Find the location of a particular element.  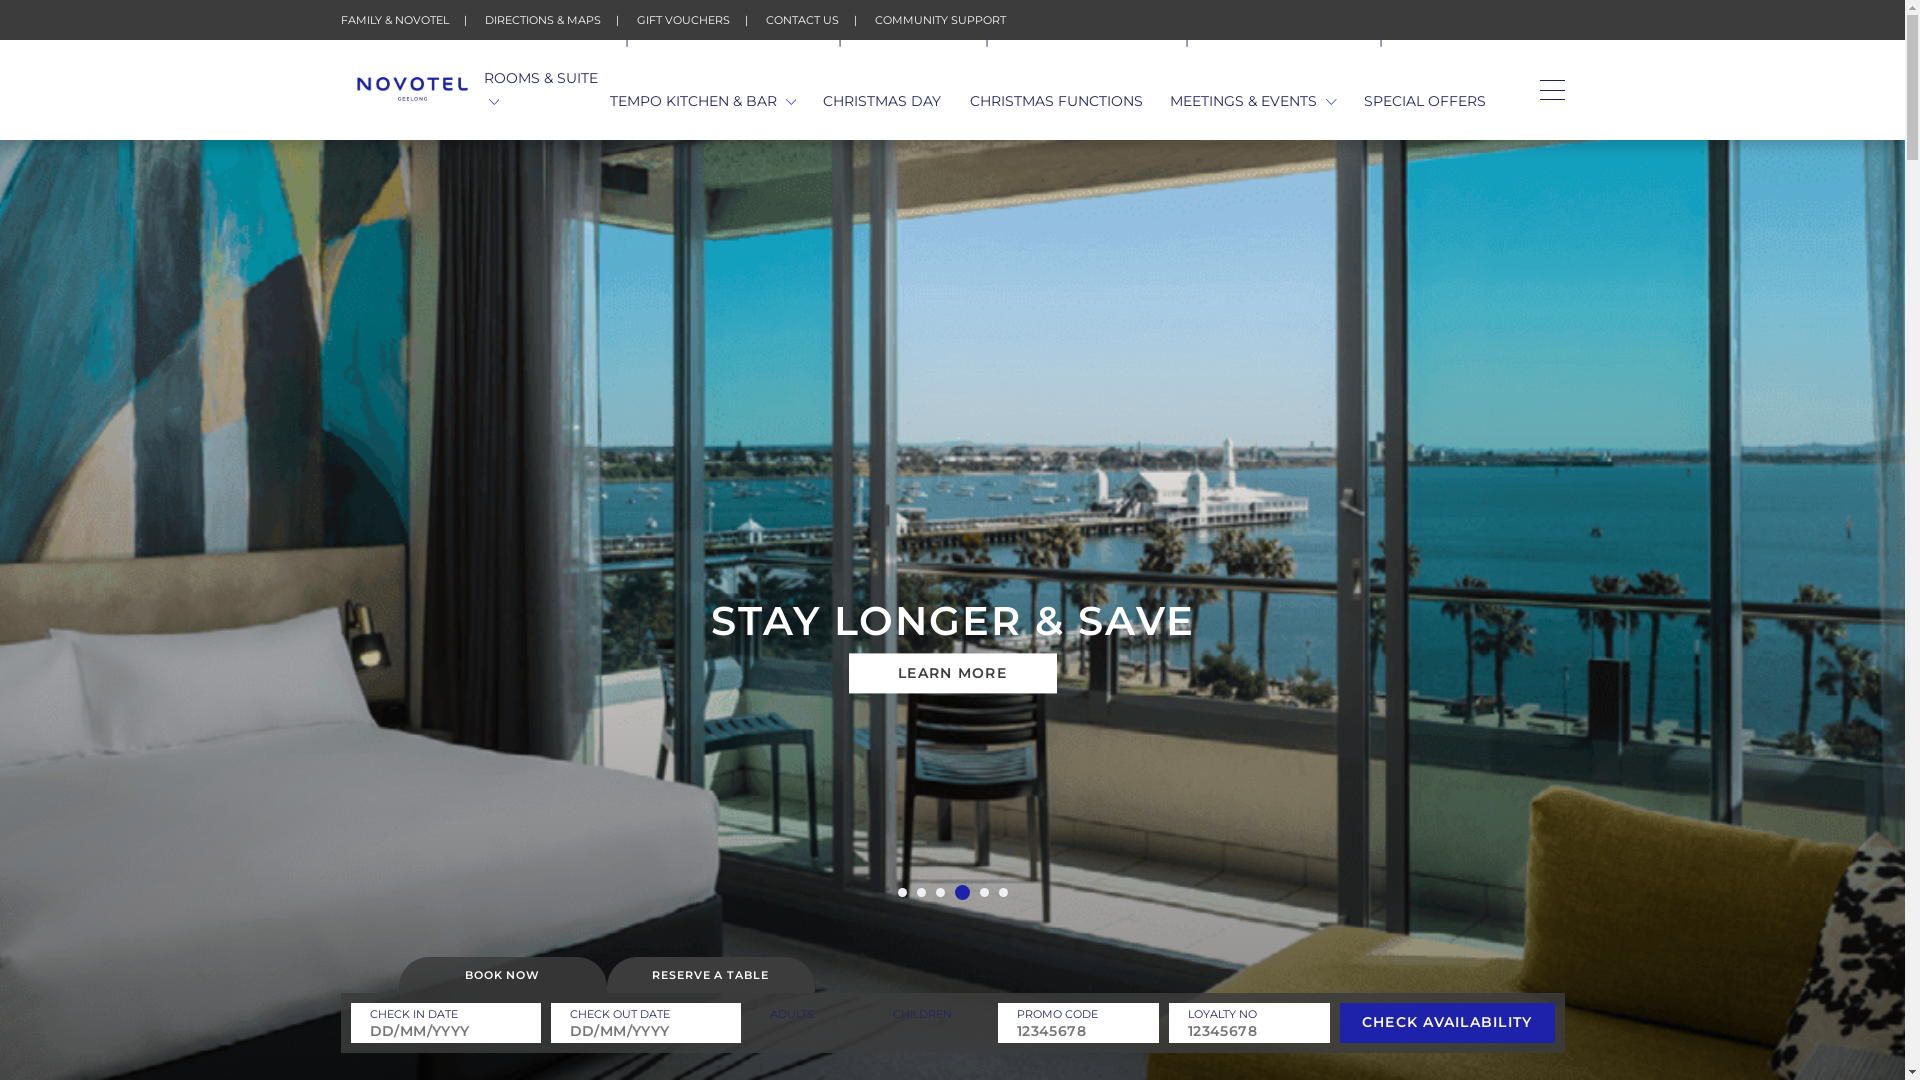

'GIFT VOUCHERS' is located at coordinates (682, 19).